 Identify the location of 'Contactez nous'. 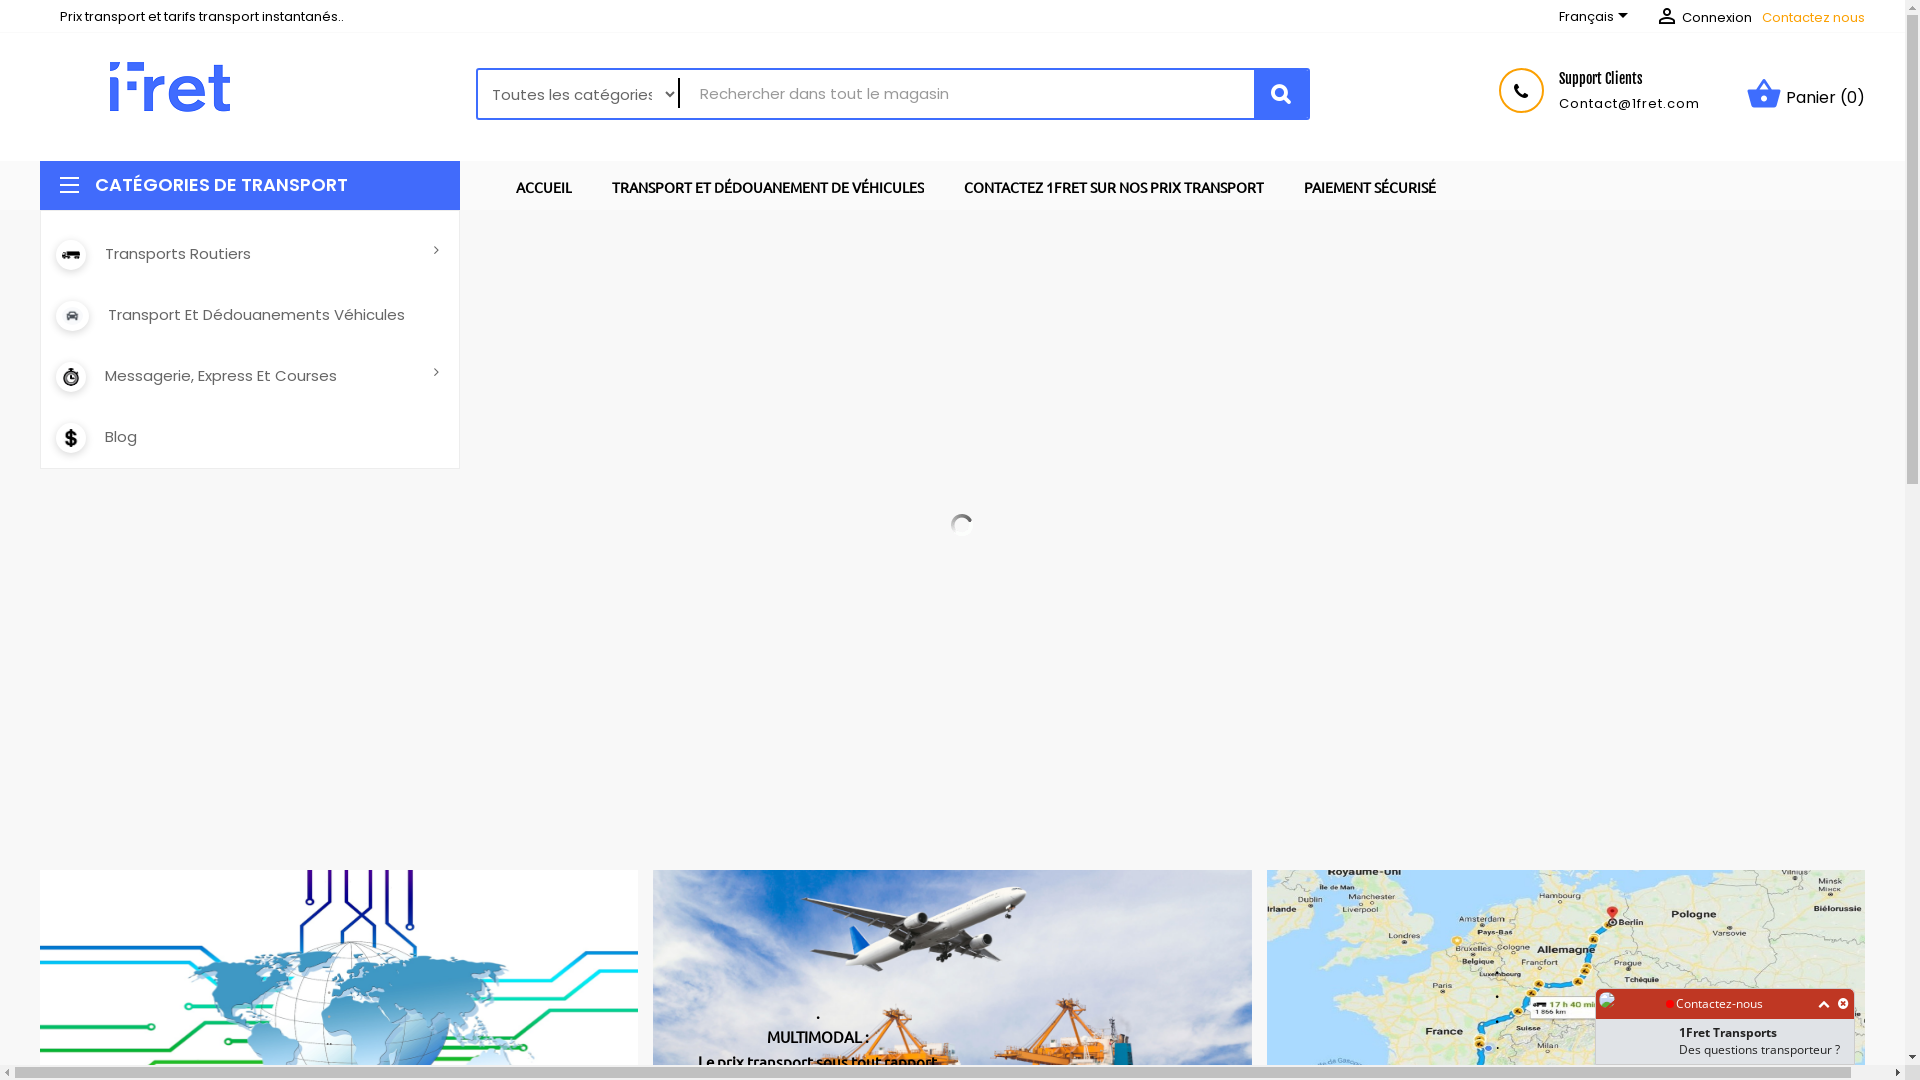
(1813, 17).